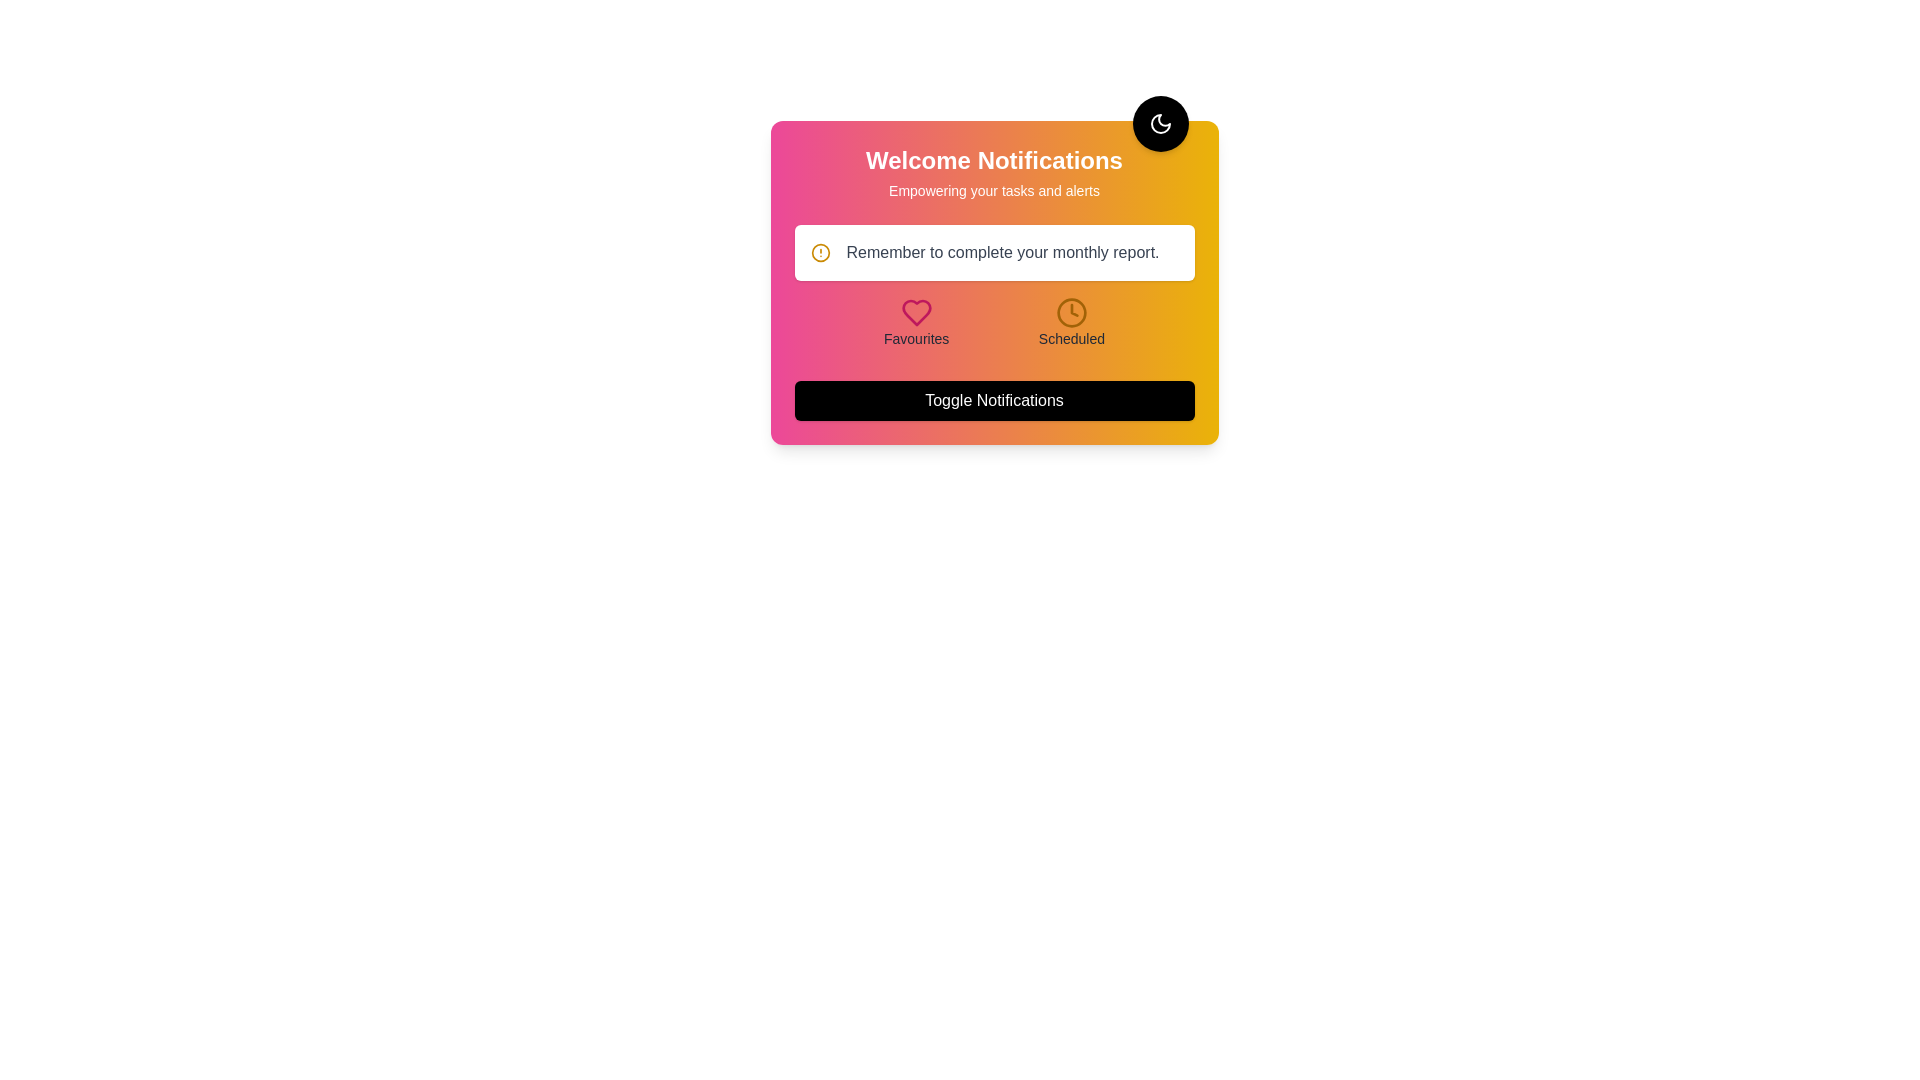  What do you see at coordinates (820, 252) in the screenshot?
I see `the circular yellow warning icon with an exclamation mark, which is located to the far left of the text block that reads 'Remember` at bounding box center [820, 252].